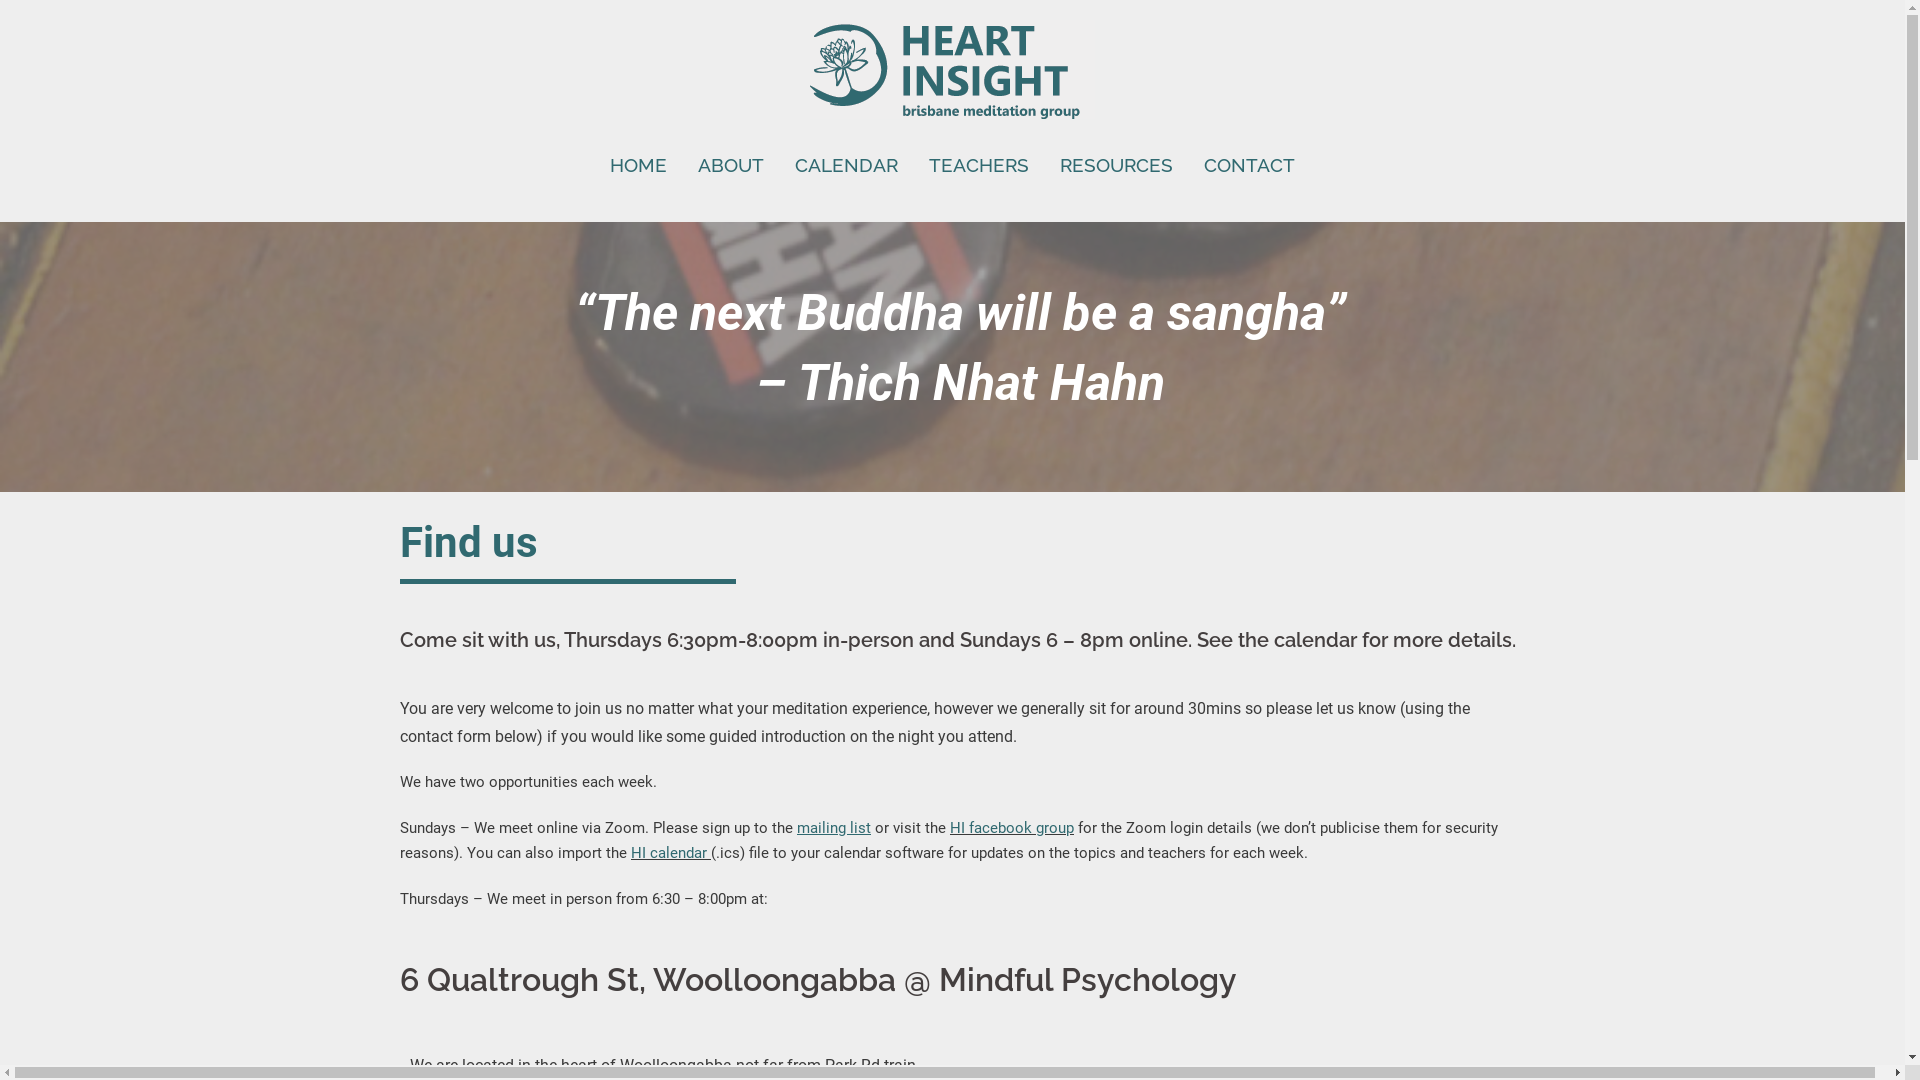 The height and width of the screenshot is (1080, 1920). What do you see at coordinates (795, 828) in the screenshot?
I see `'mailing list'` at bounding box center [795, 828].